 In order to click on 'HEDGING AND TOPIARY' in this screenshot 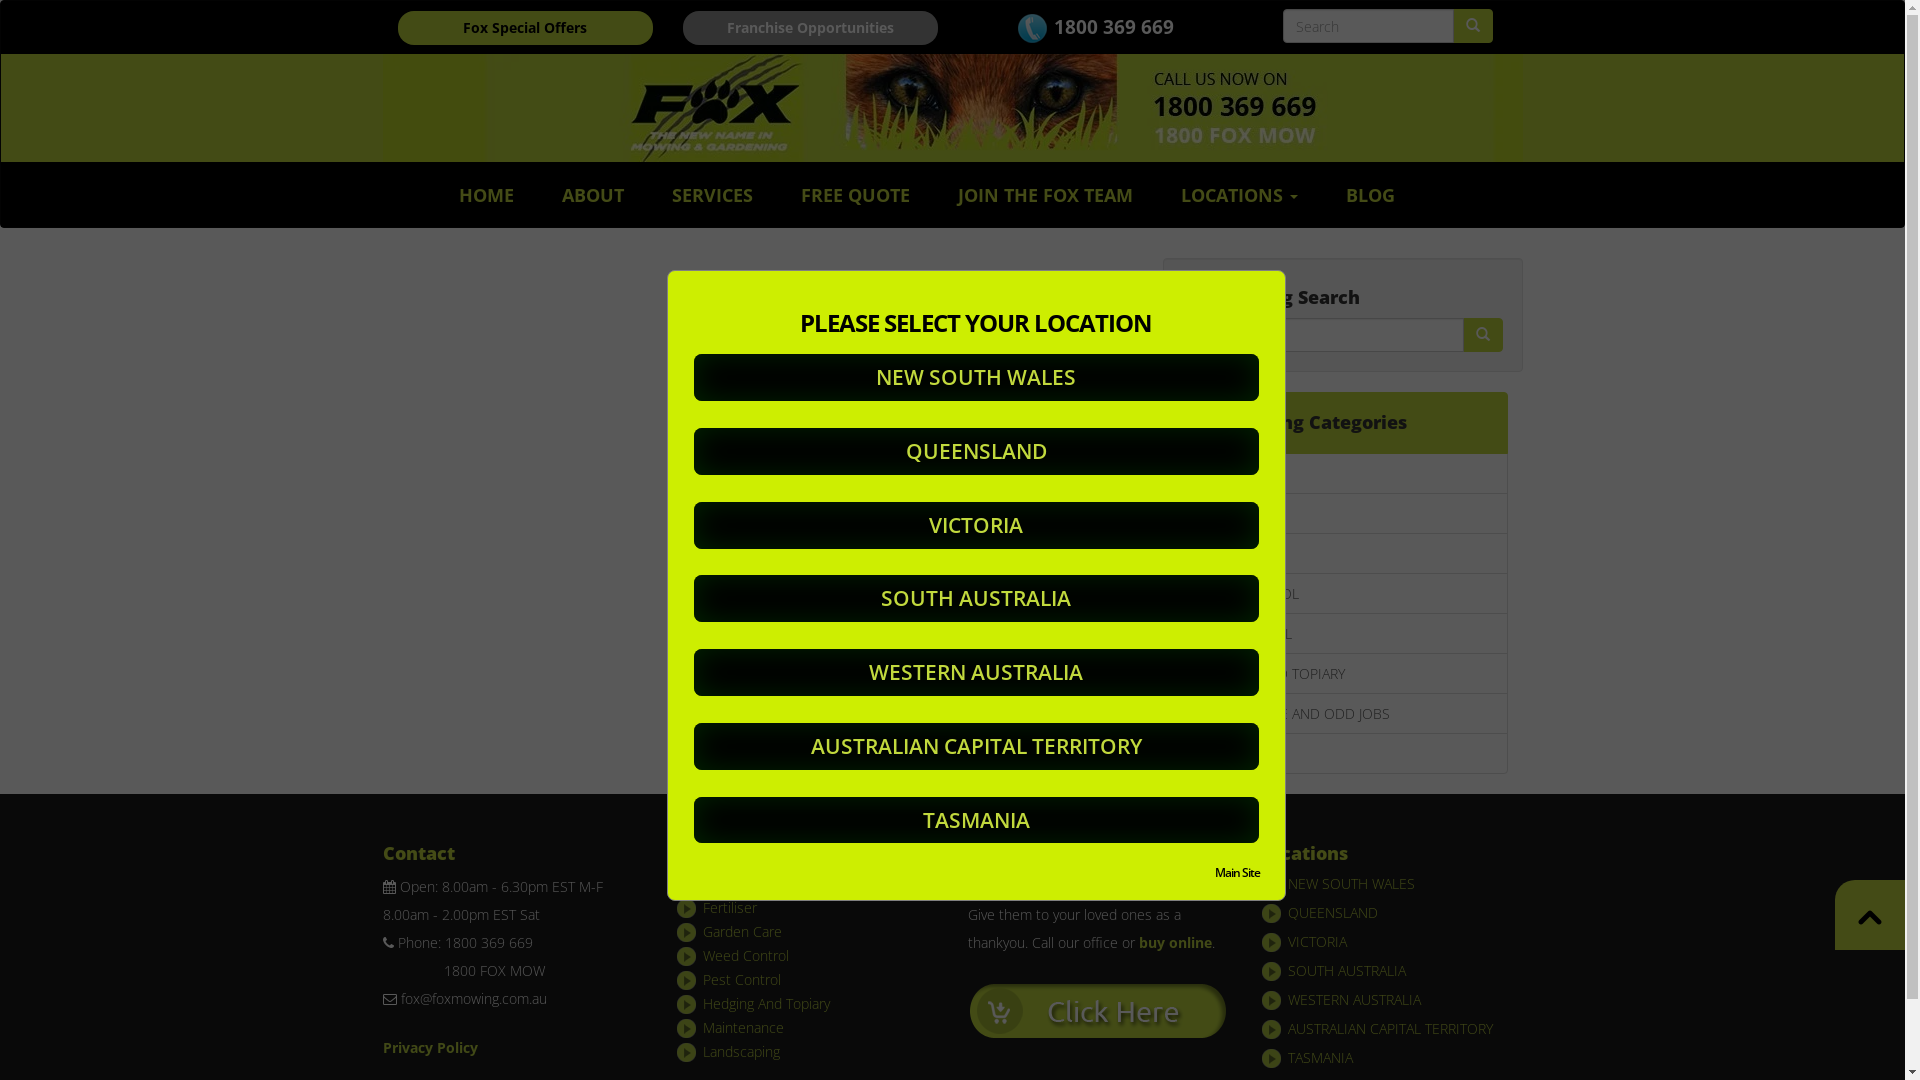, I will do `click(1343, 673)`.